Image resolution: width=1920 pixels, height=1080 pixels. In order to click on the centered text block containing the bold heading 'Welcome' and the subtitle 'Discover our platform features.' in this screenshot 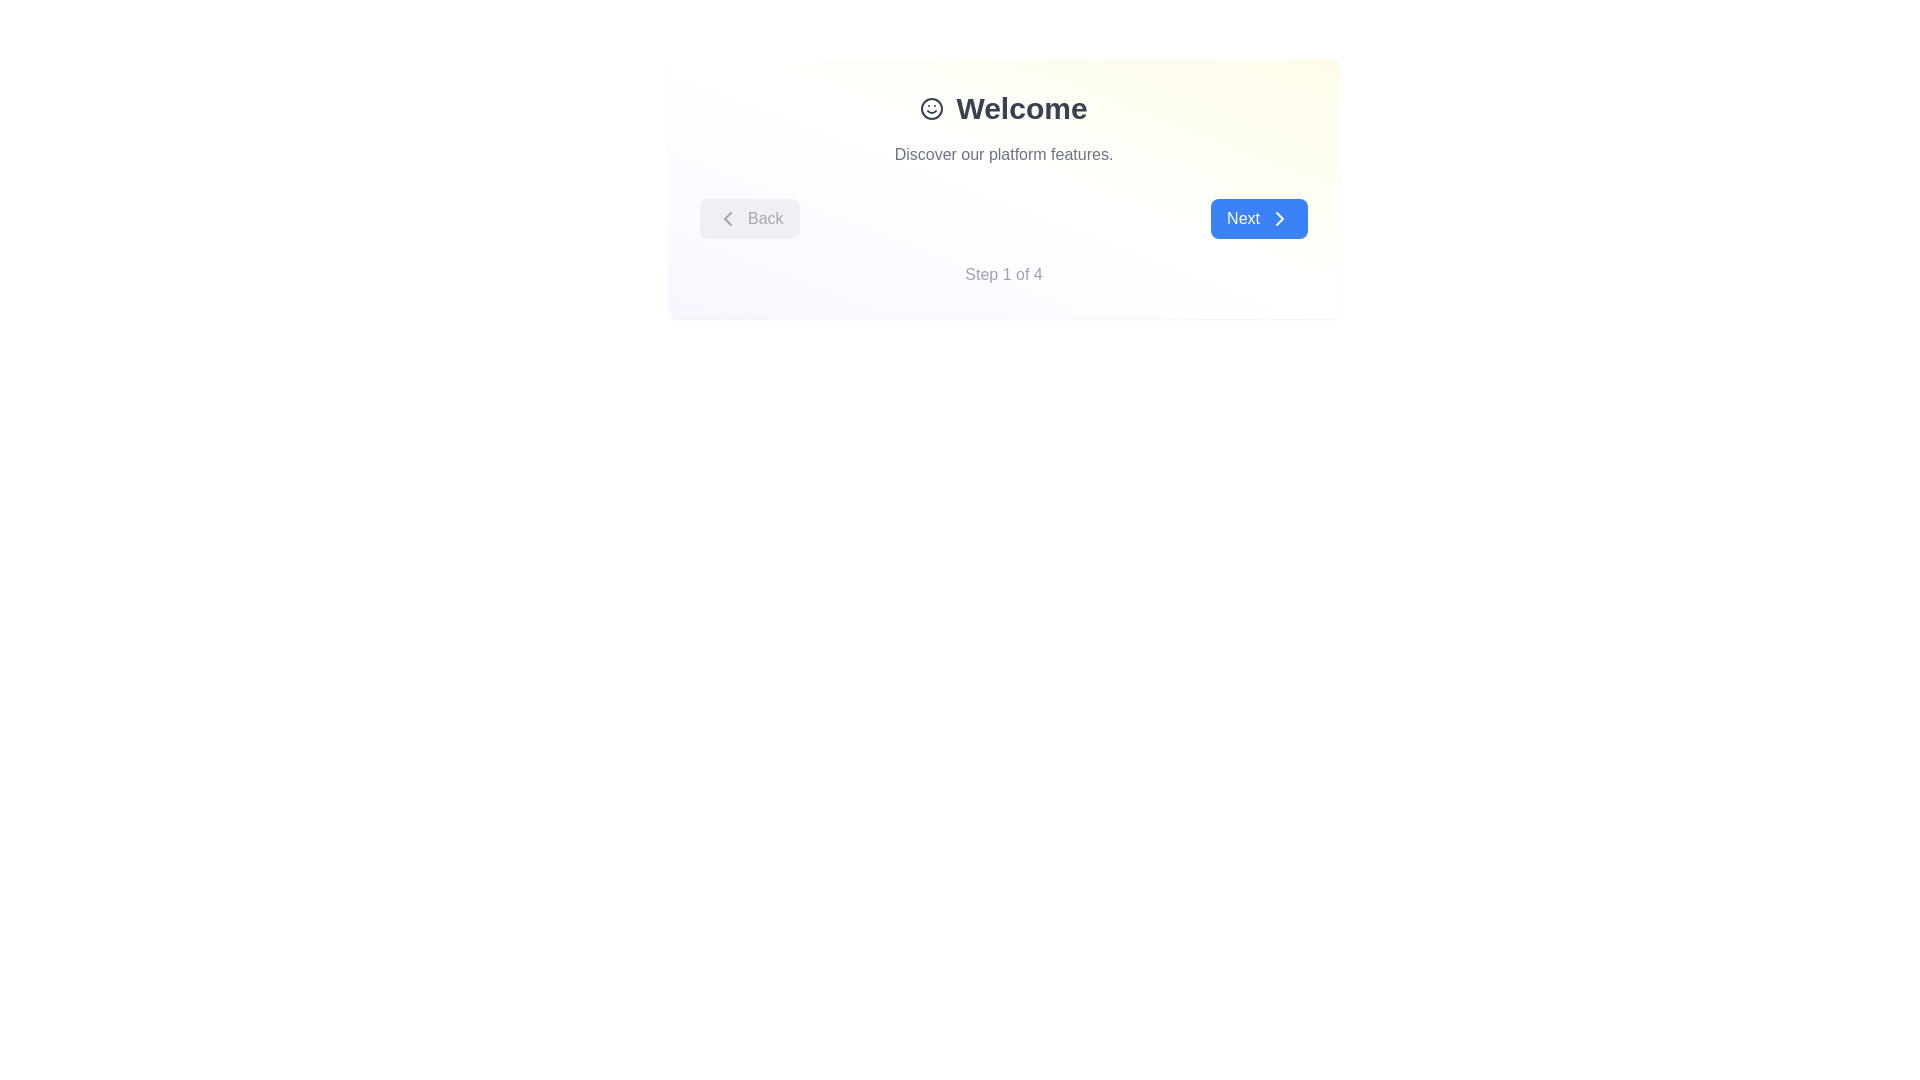, I will do `click(1003, 128)`.